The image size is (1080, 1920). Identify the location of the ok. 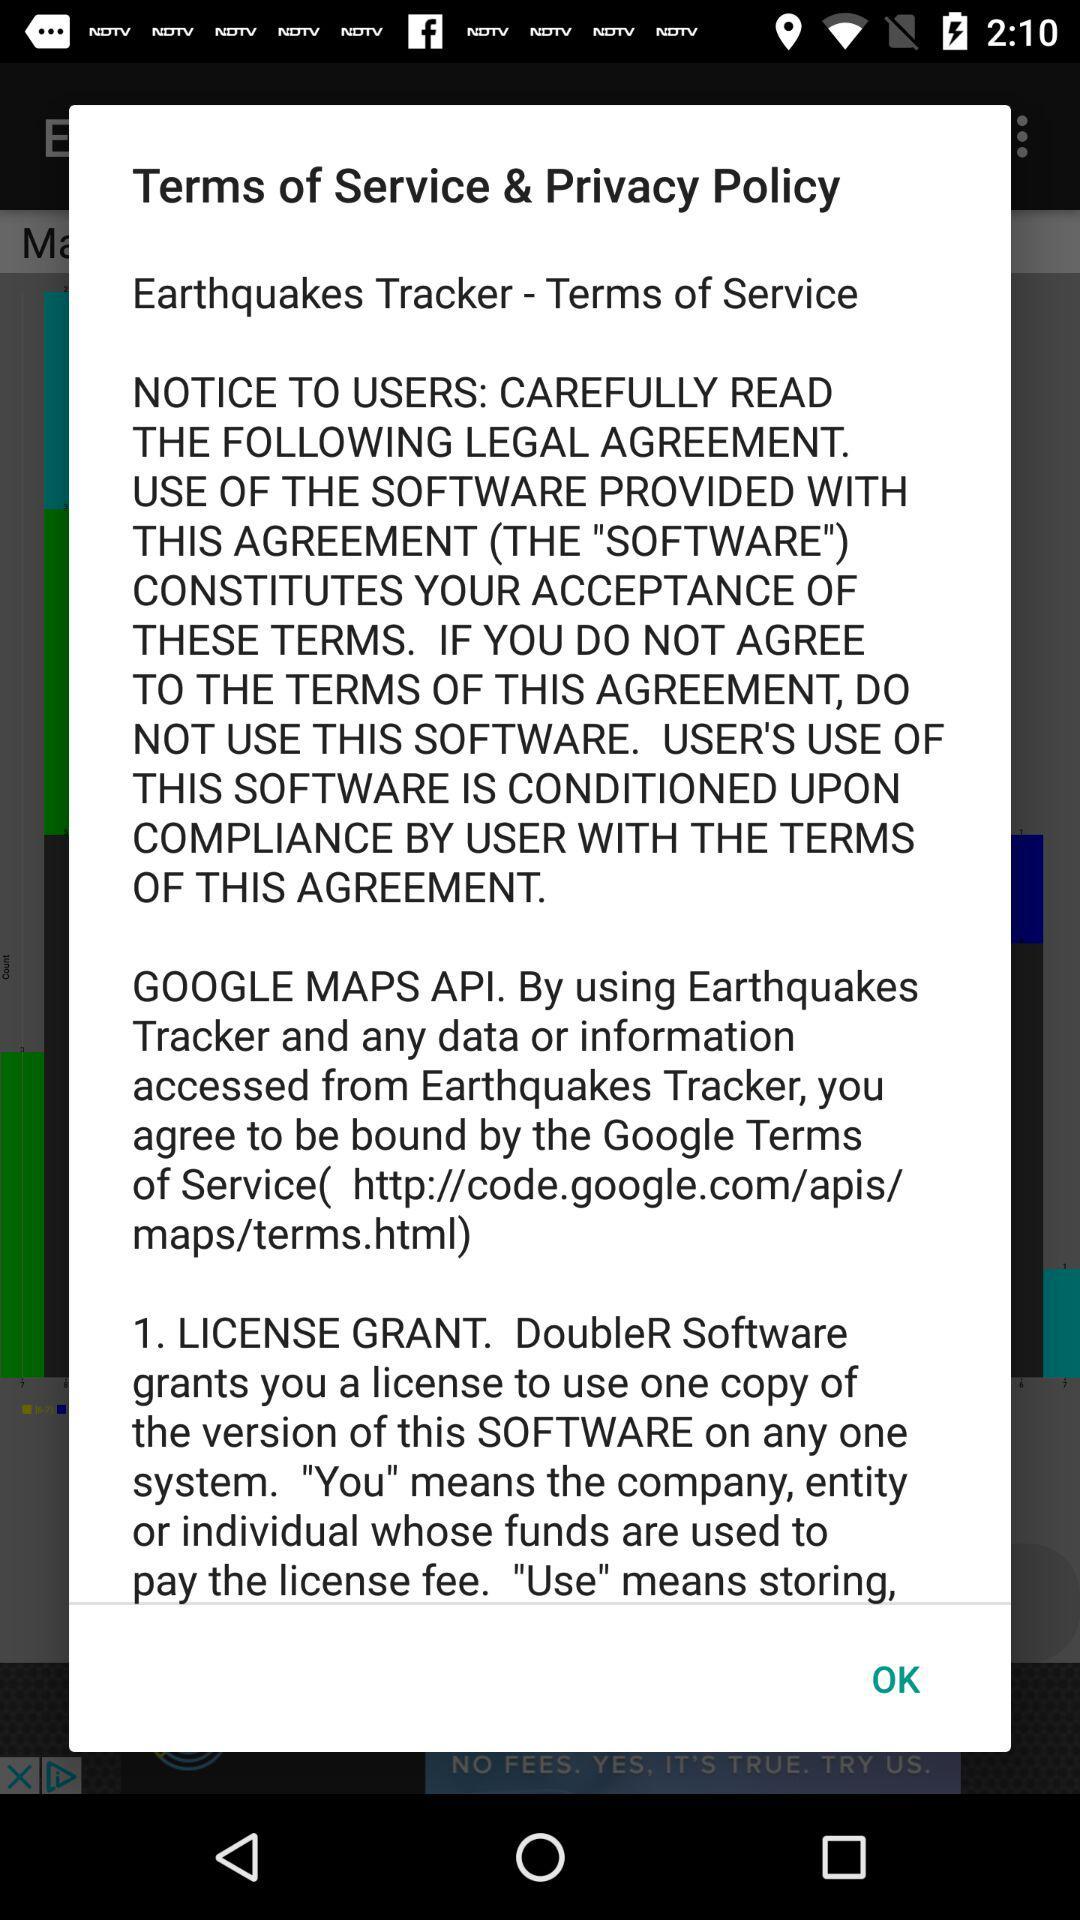
(894, 1678).